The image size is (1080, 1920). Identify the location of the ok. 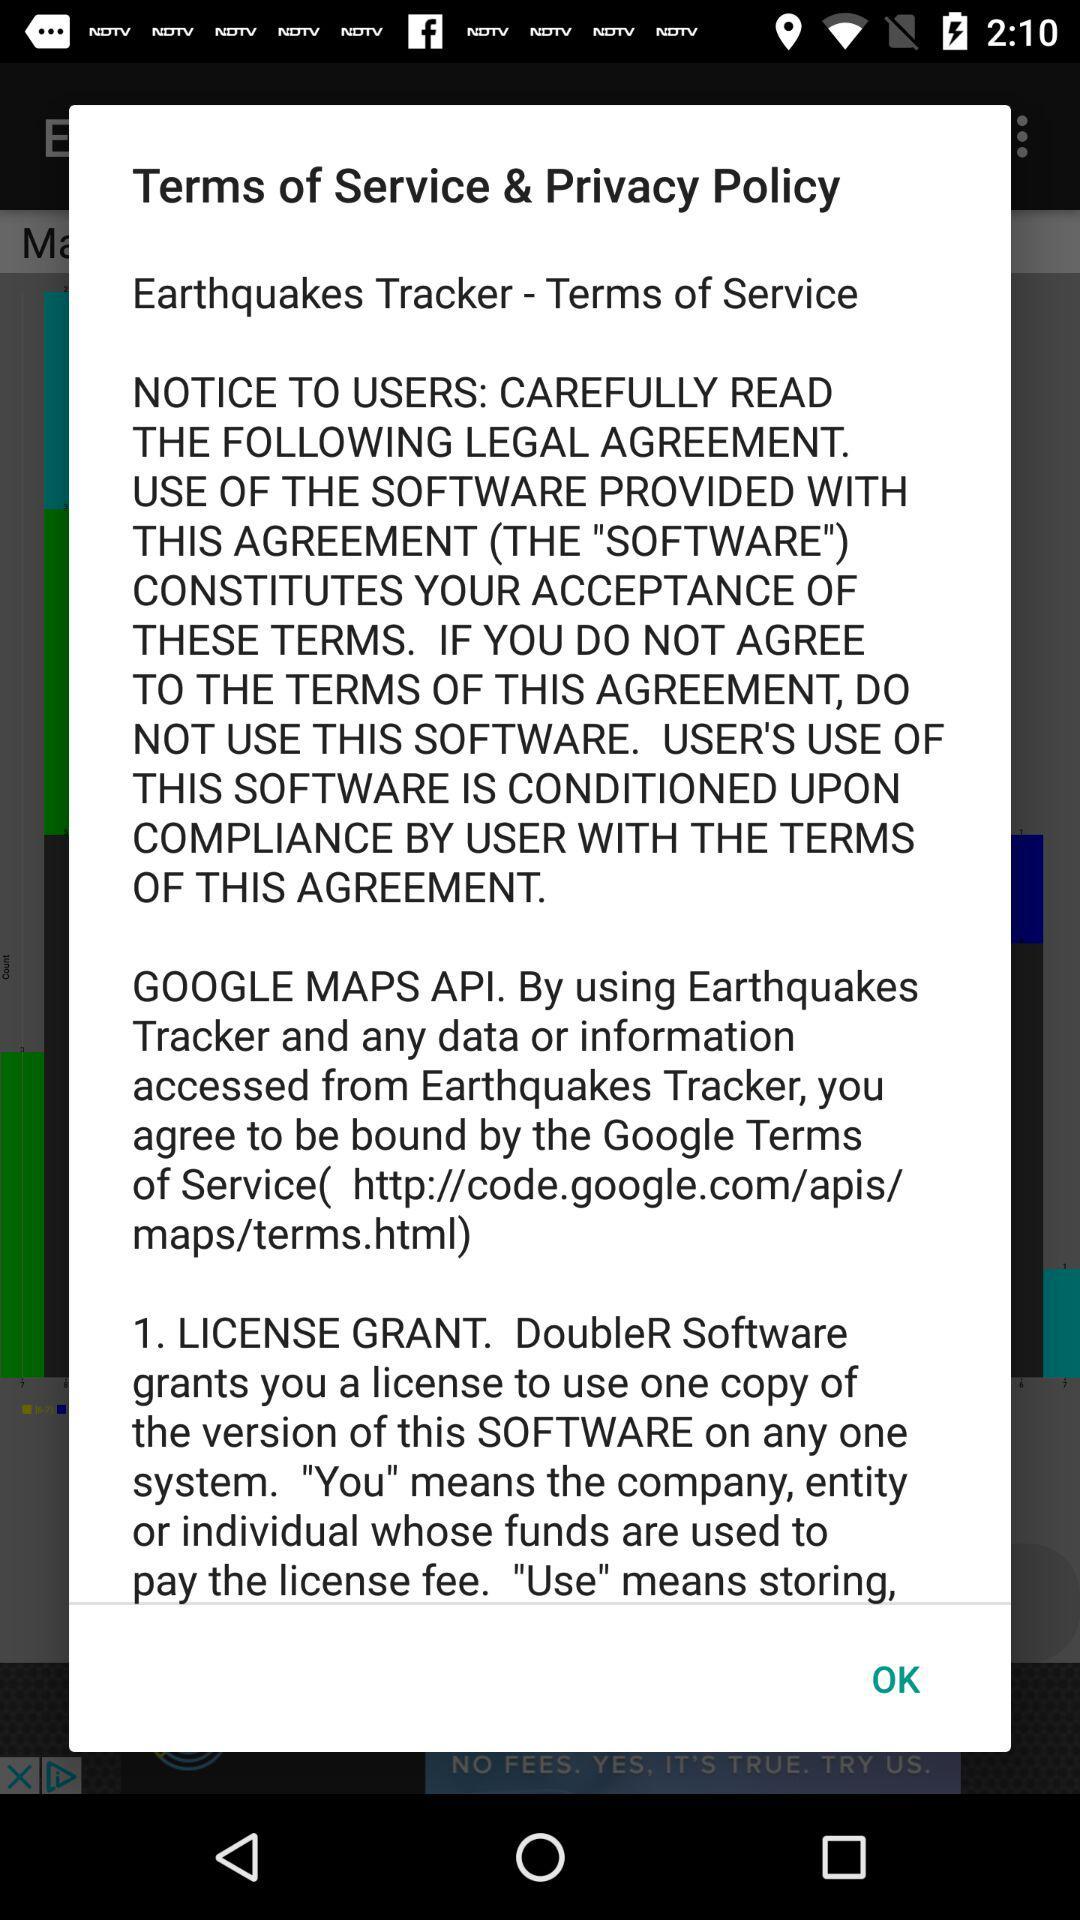
(894, 1678).